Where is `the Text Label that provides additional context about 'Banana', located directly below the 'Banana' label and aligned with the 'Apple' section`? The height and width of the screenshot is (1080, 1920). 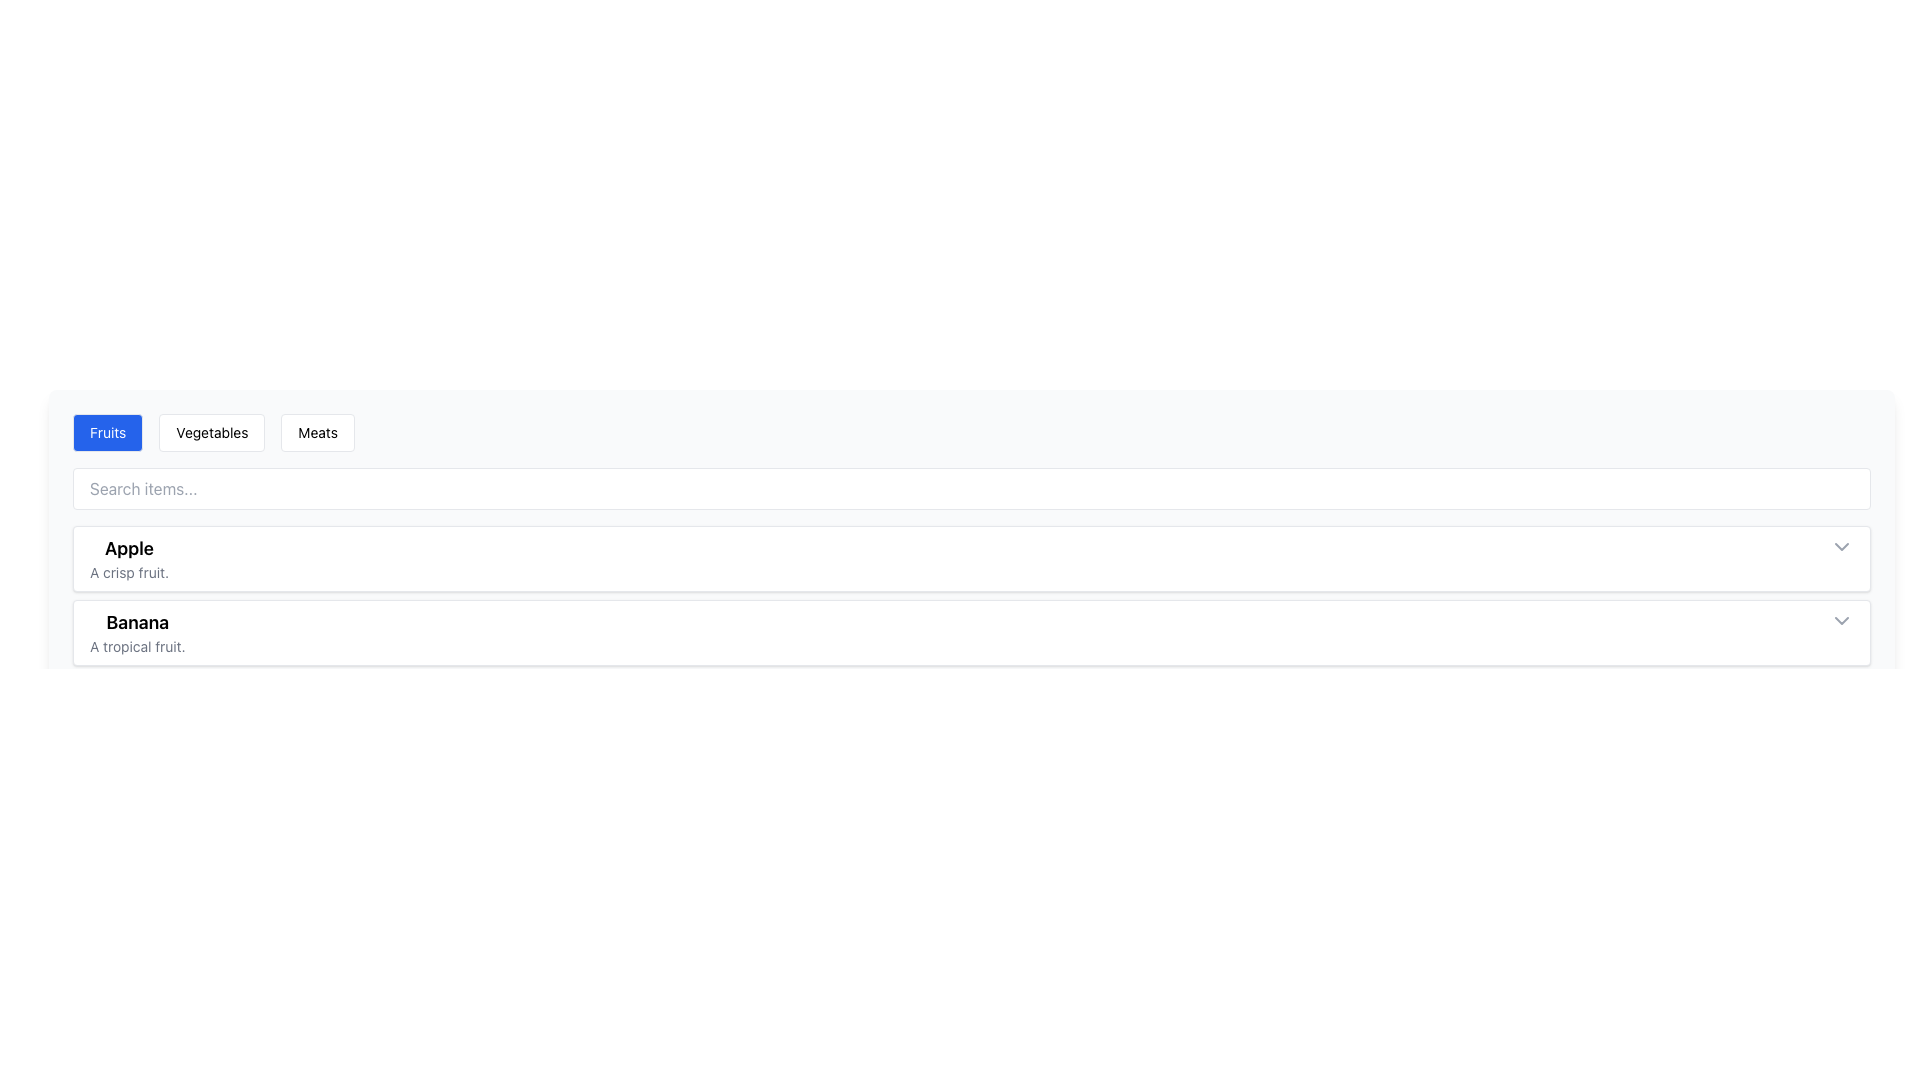
the Text Label that provides additional context about 'Banana', located directly below the 'Banana' label and aligned with the 'Apple' section is located at coordinates (136, 647).